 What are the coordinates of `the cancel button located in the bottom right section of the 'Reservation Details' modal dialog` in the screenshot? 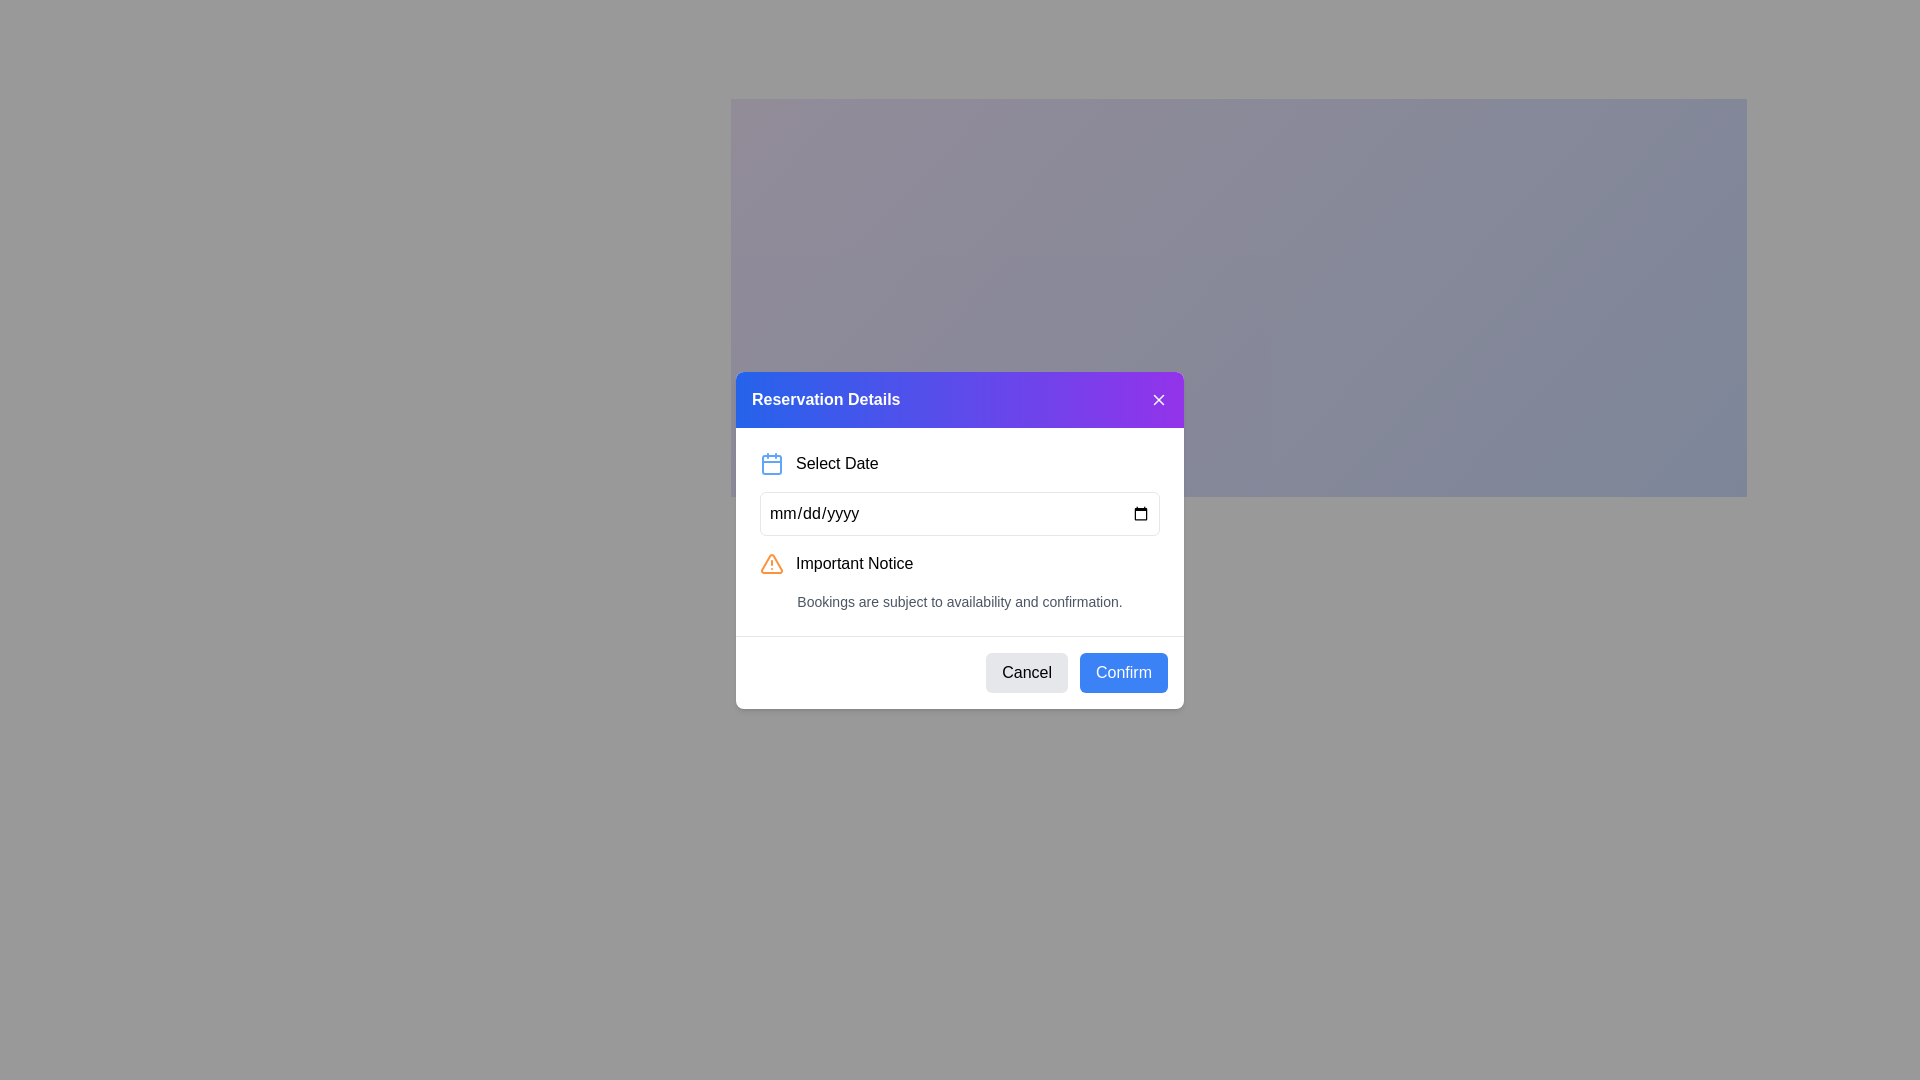 It's located at (1027, 672).